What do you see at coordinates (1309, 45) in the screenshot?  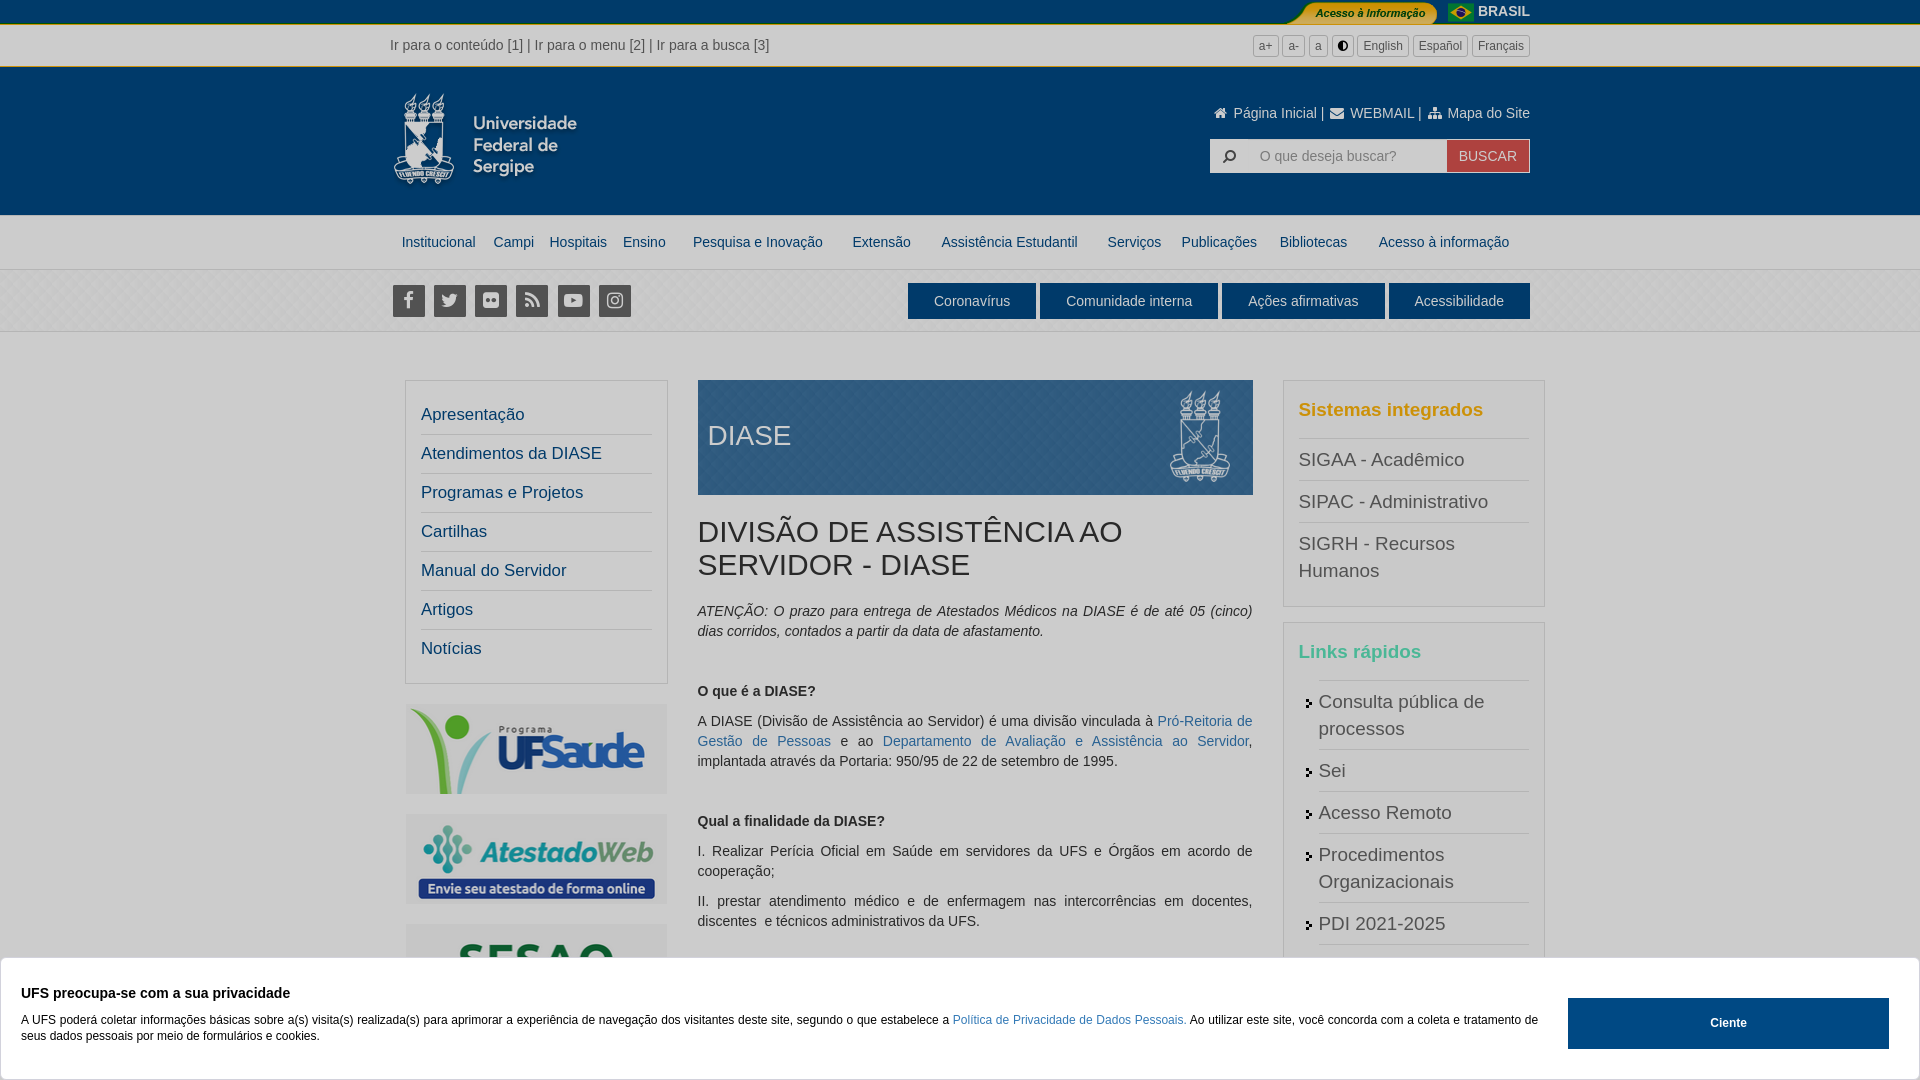 I see `'a'` at bounding box center [1309, 45].